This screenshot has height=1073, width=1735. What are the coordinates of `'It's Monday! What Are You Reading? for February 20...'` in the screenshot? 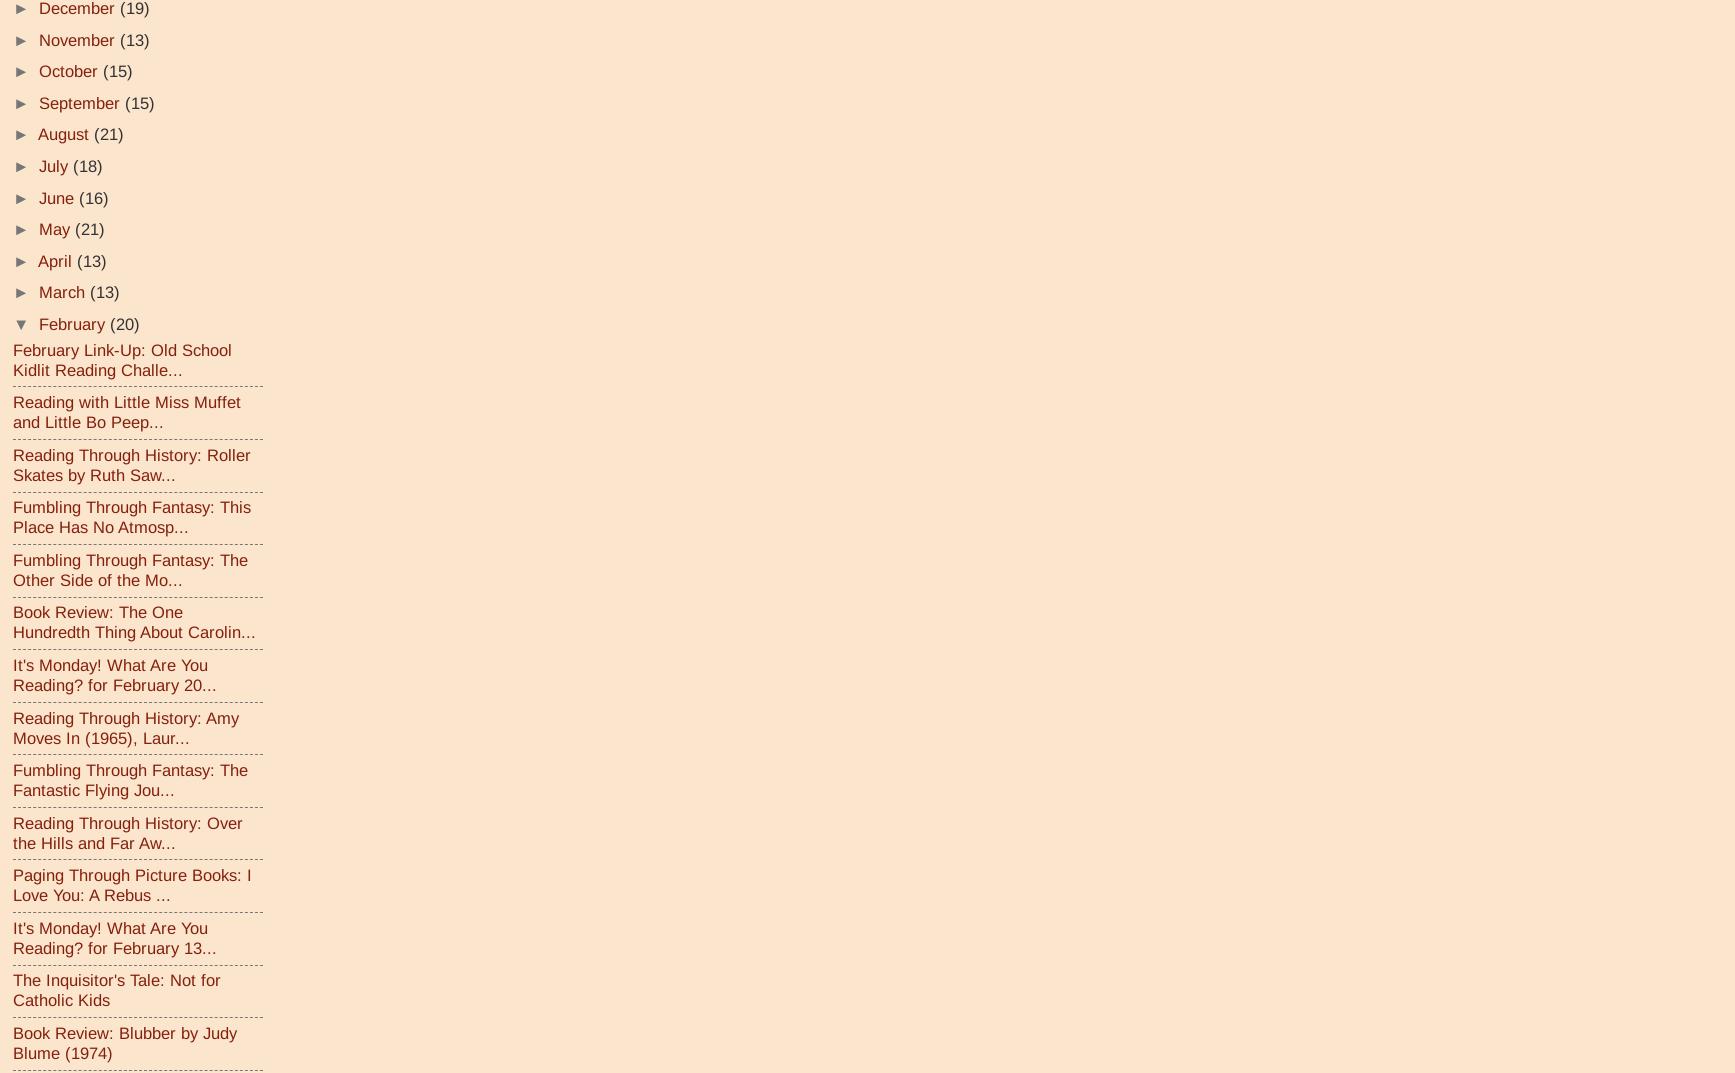 It's located at (115, 675).